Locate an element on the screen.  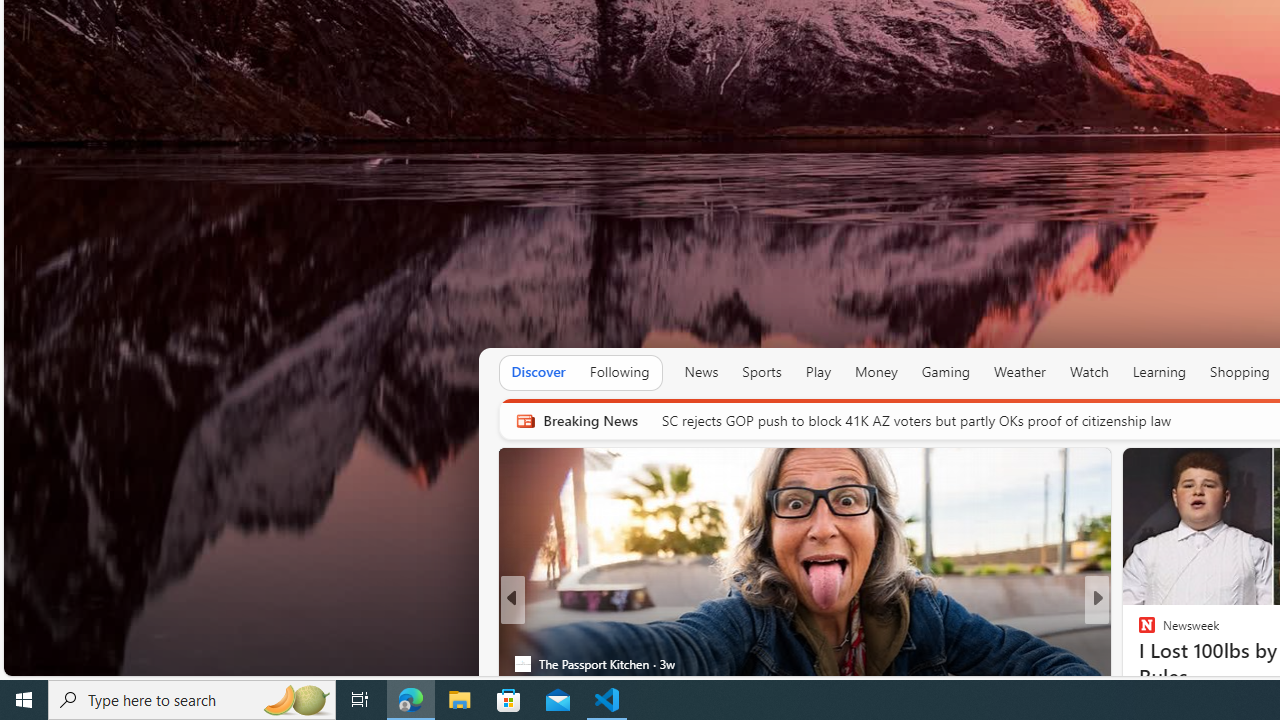
'Inquirer' is located at coordinates (1138, 663).